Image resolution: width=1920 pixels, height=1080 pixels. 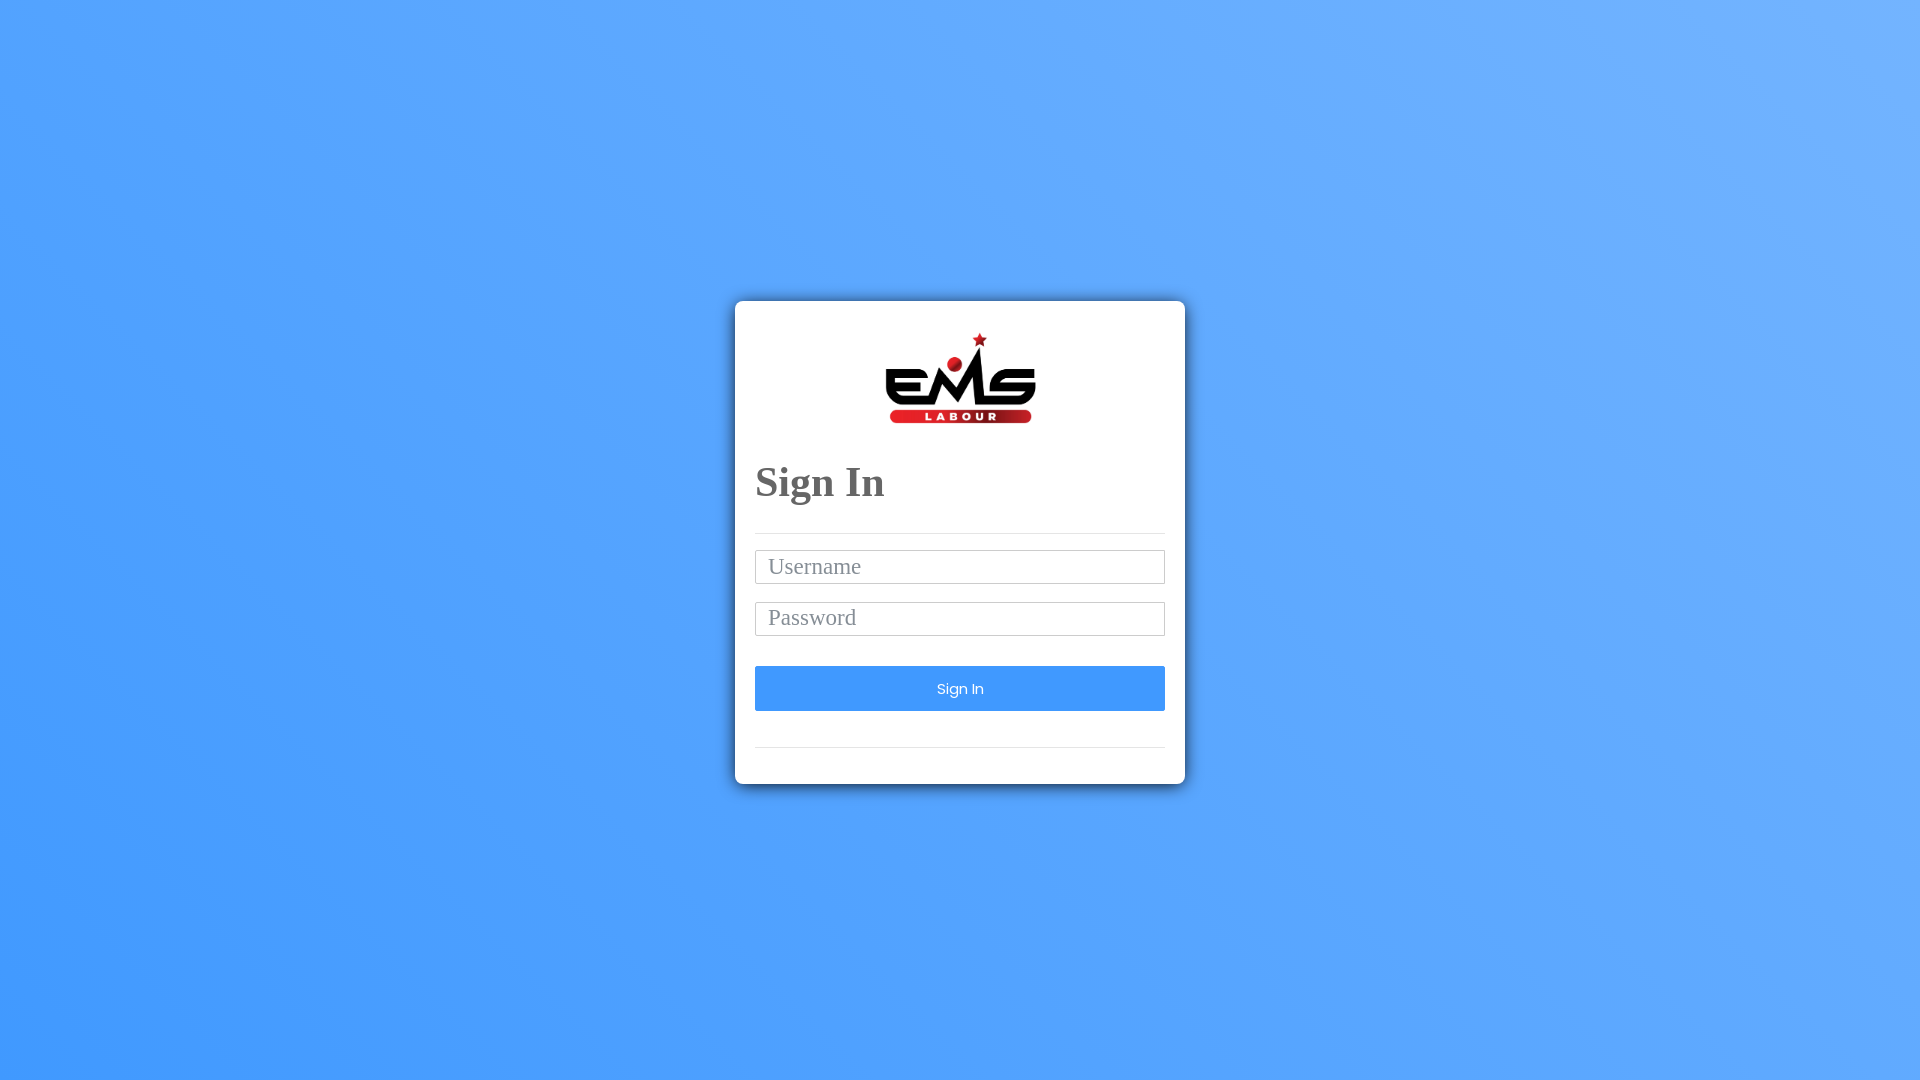 I want to click on 'Sign In', so click(x=960, y=687).